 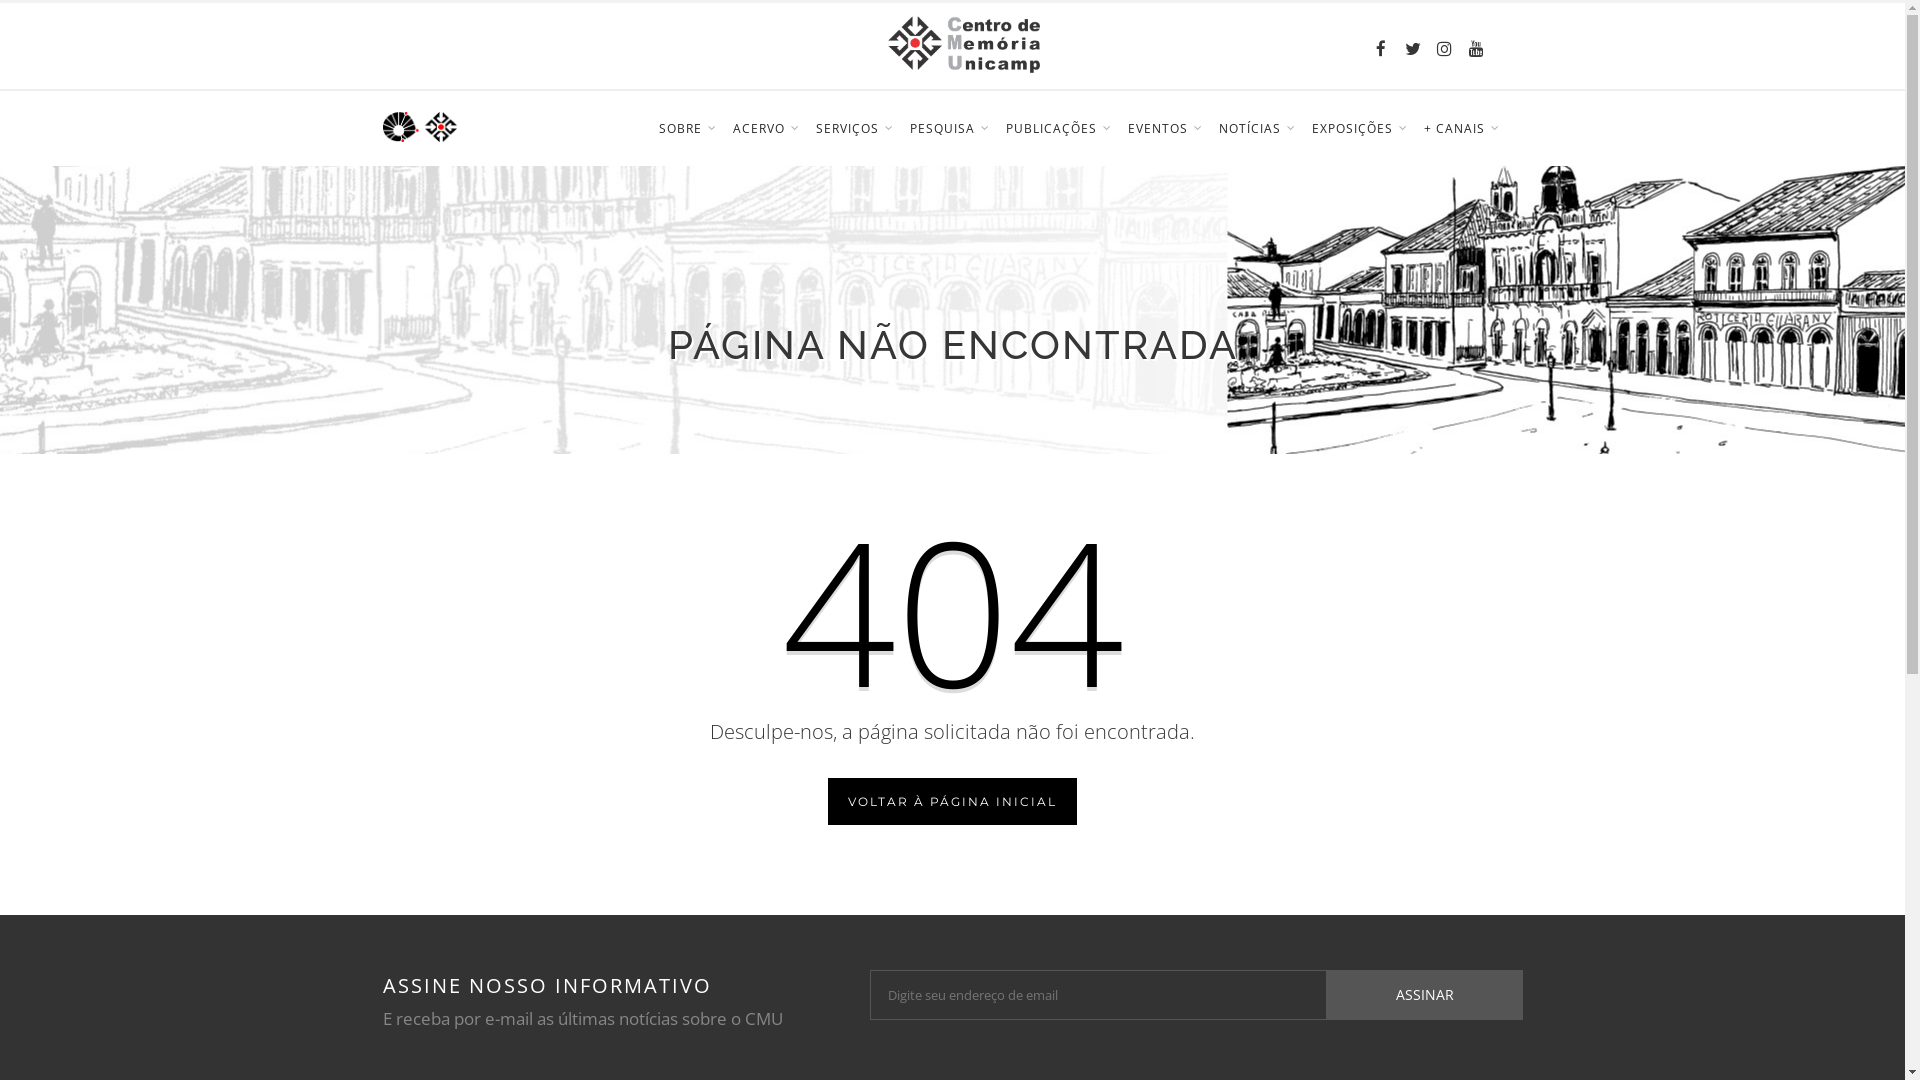 What do you see at coordinates (901, 128) in the screenshot?
I see `'PESQUISA'` at bounding box center [901, 128].